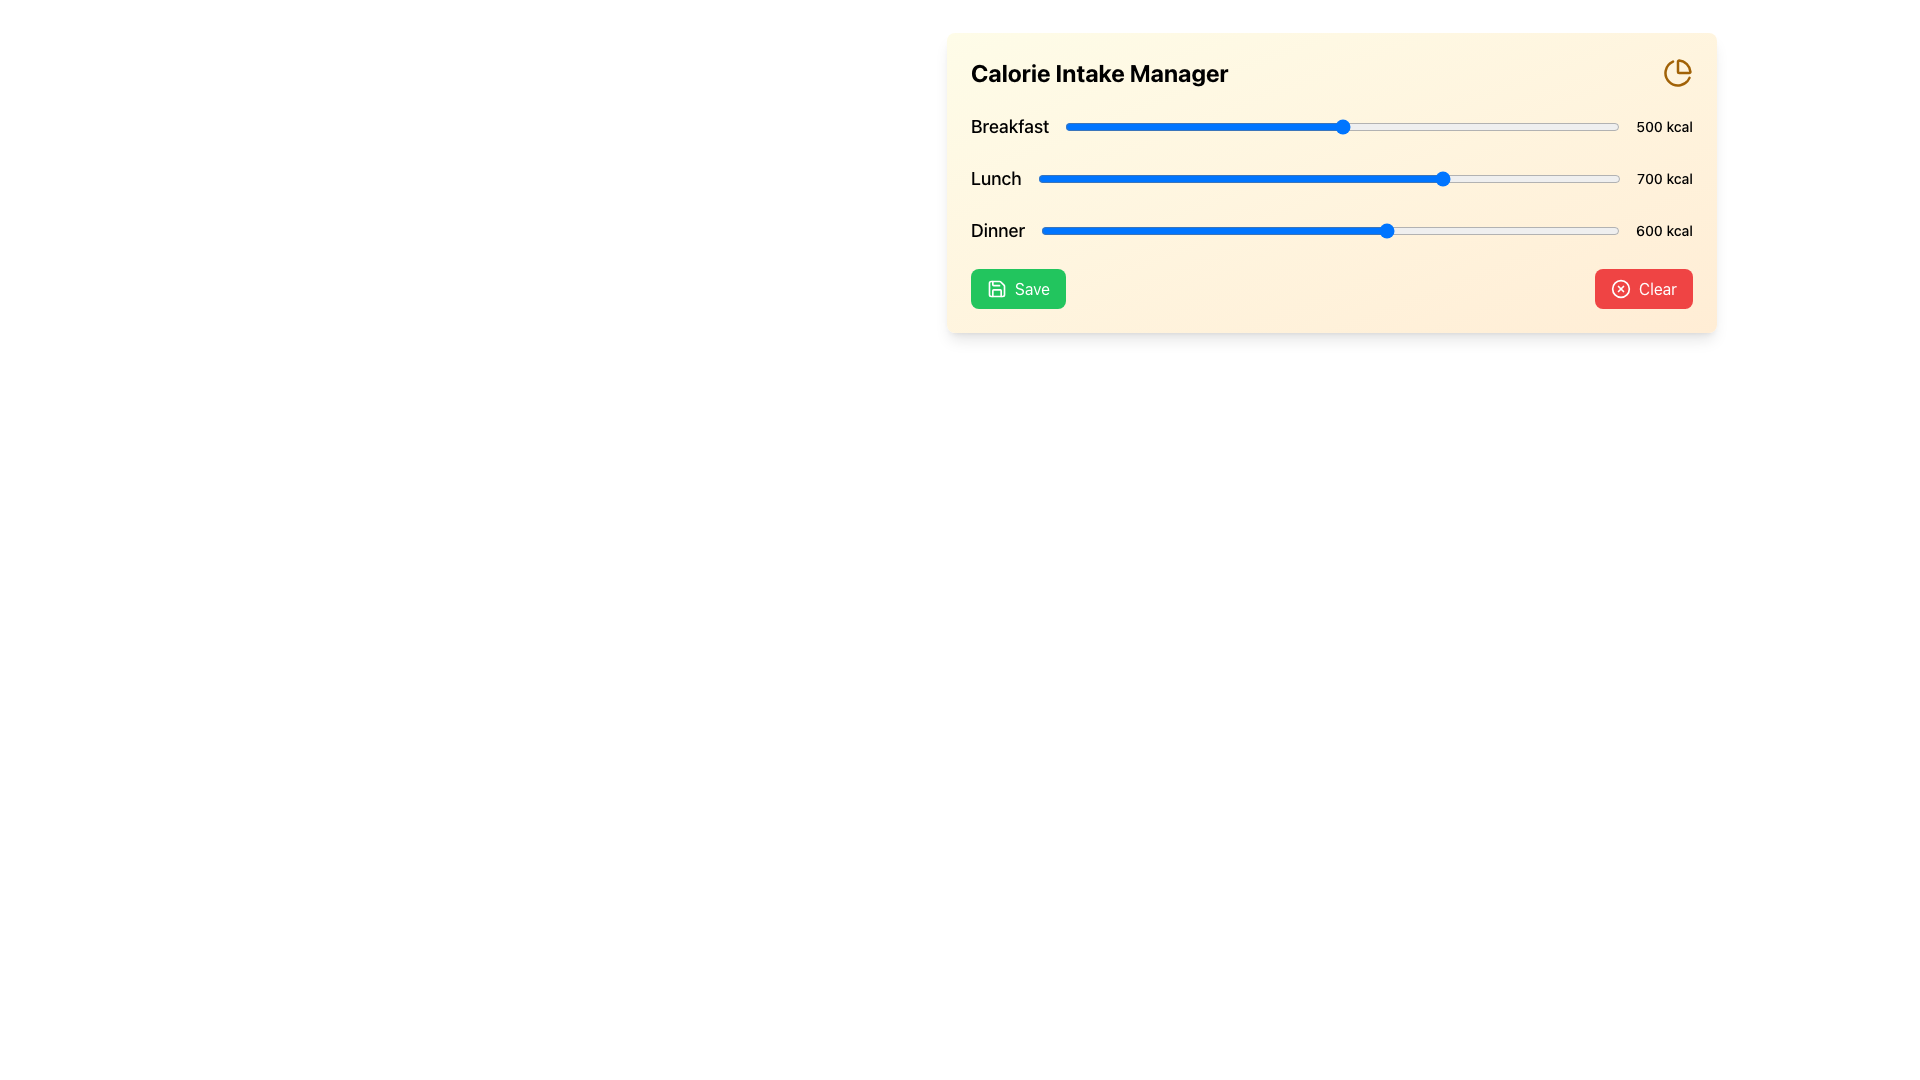 Image resolution: width=1920 pixels, height=1080 pixels. Describe the element at coordinates (1032, 289) in the screenshot. I see `the 'Save' text label inside the green button with rounded corners, which features a save icon to the left of the text, located near the bottom-left corner of the interface box` at that location.